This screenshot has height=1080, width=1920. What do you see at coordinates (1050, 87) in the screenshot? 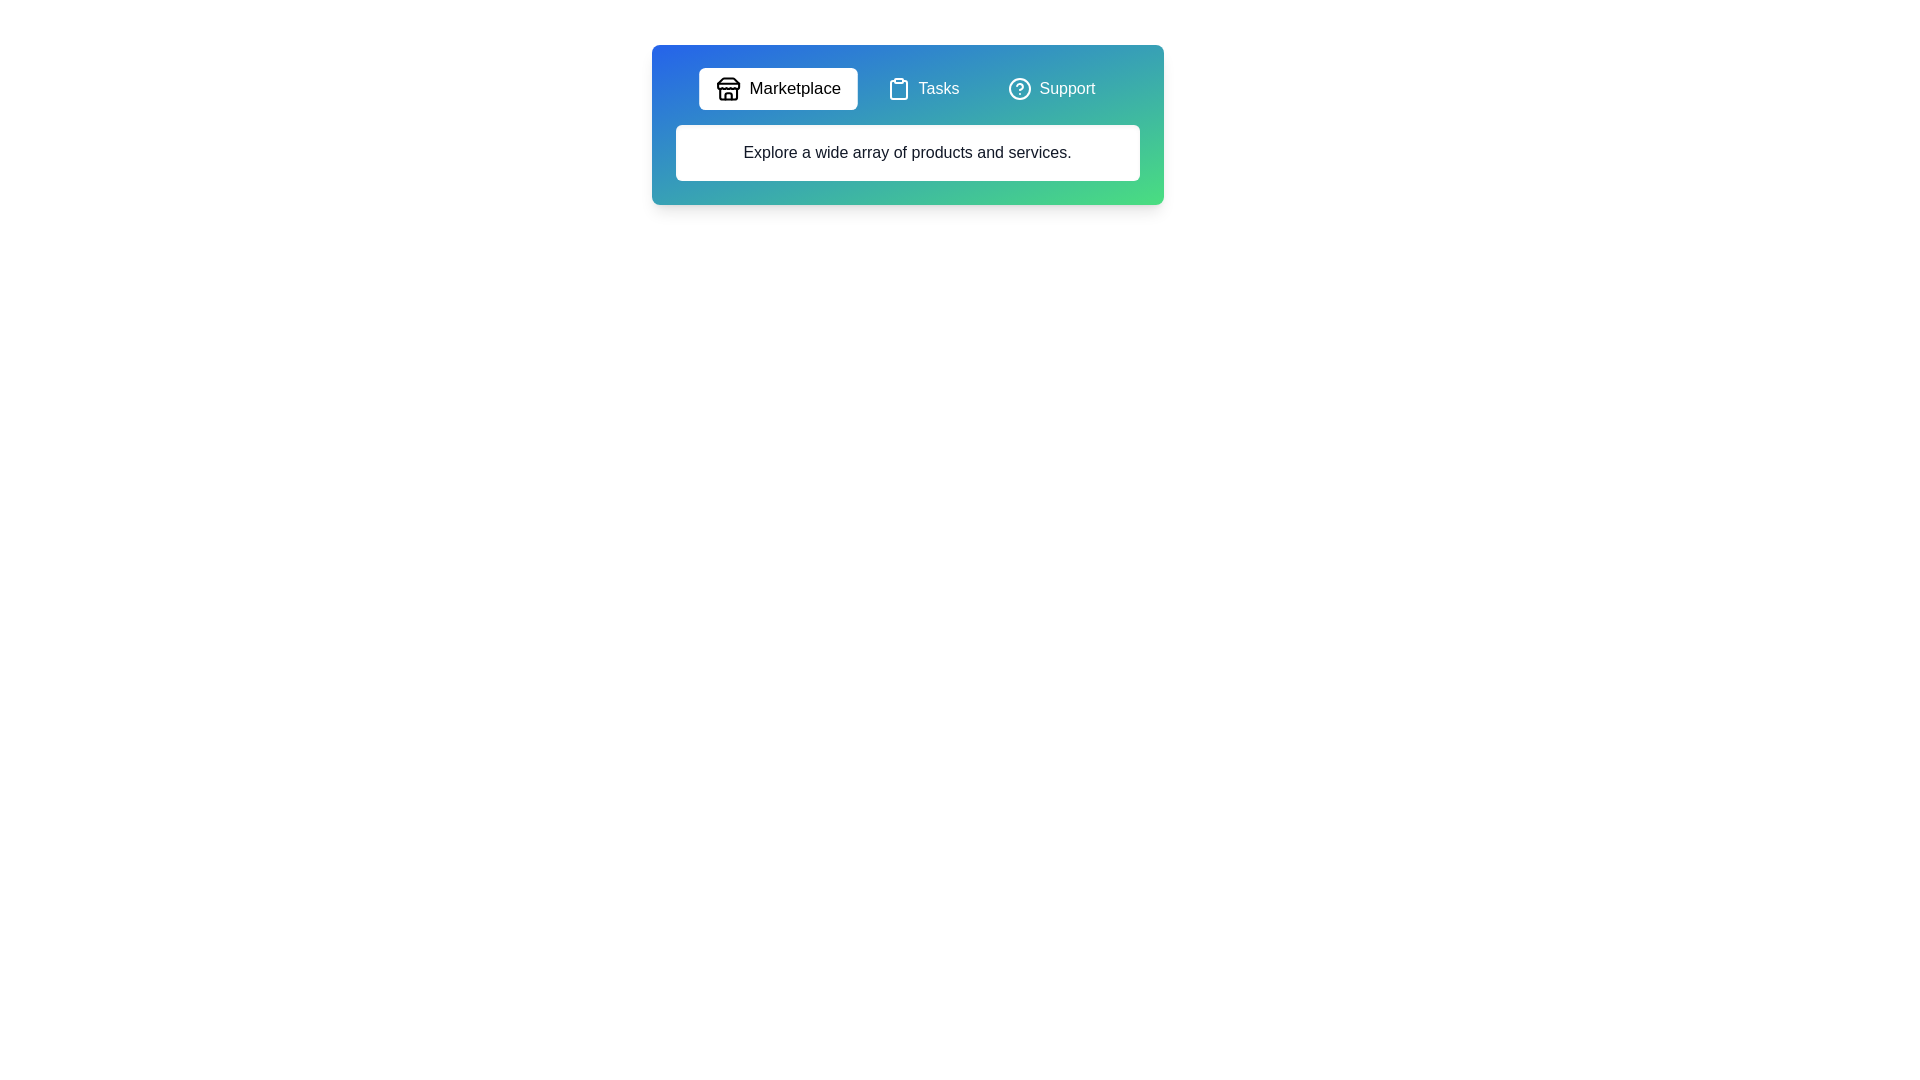
I see `the tab button labeled Support to observe its hover effect` at bounding box center [1050, 87].